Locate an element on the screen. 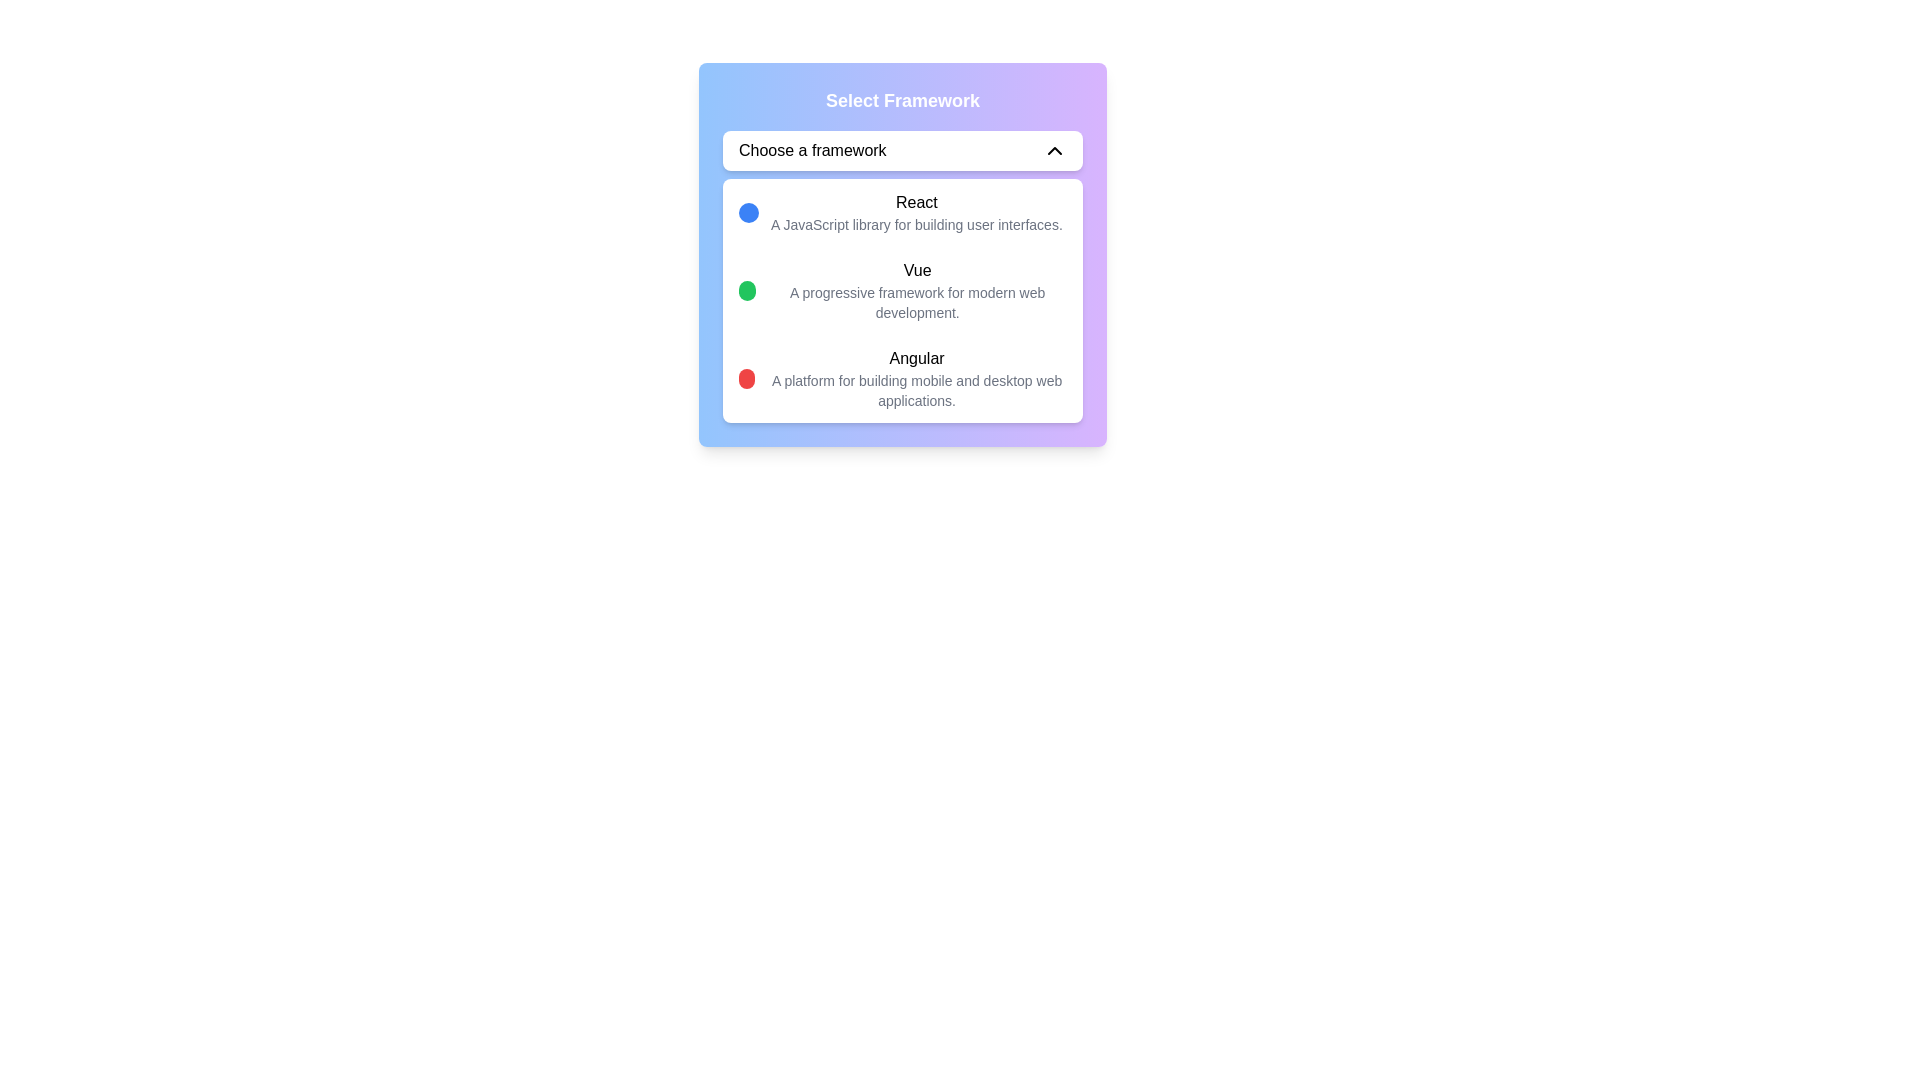  to select the 'Angular' option from the dropdown menu under 'Select Framework', which is the third option in the list is located at coordinates (901, 378).